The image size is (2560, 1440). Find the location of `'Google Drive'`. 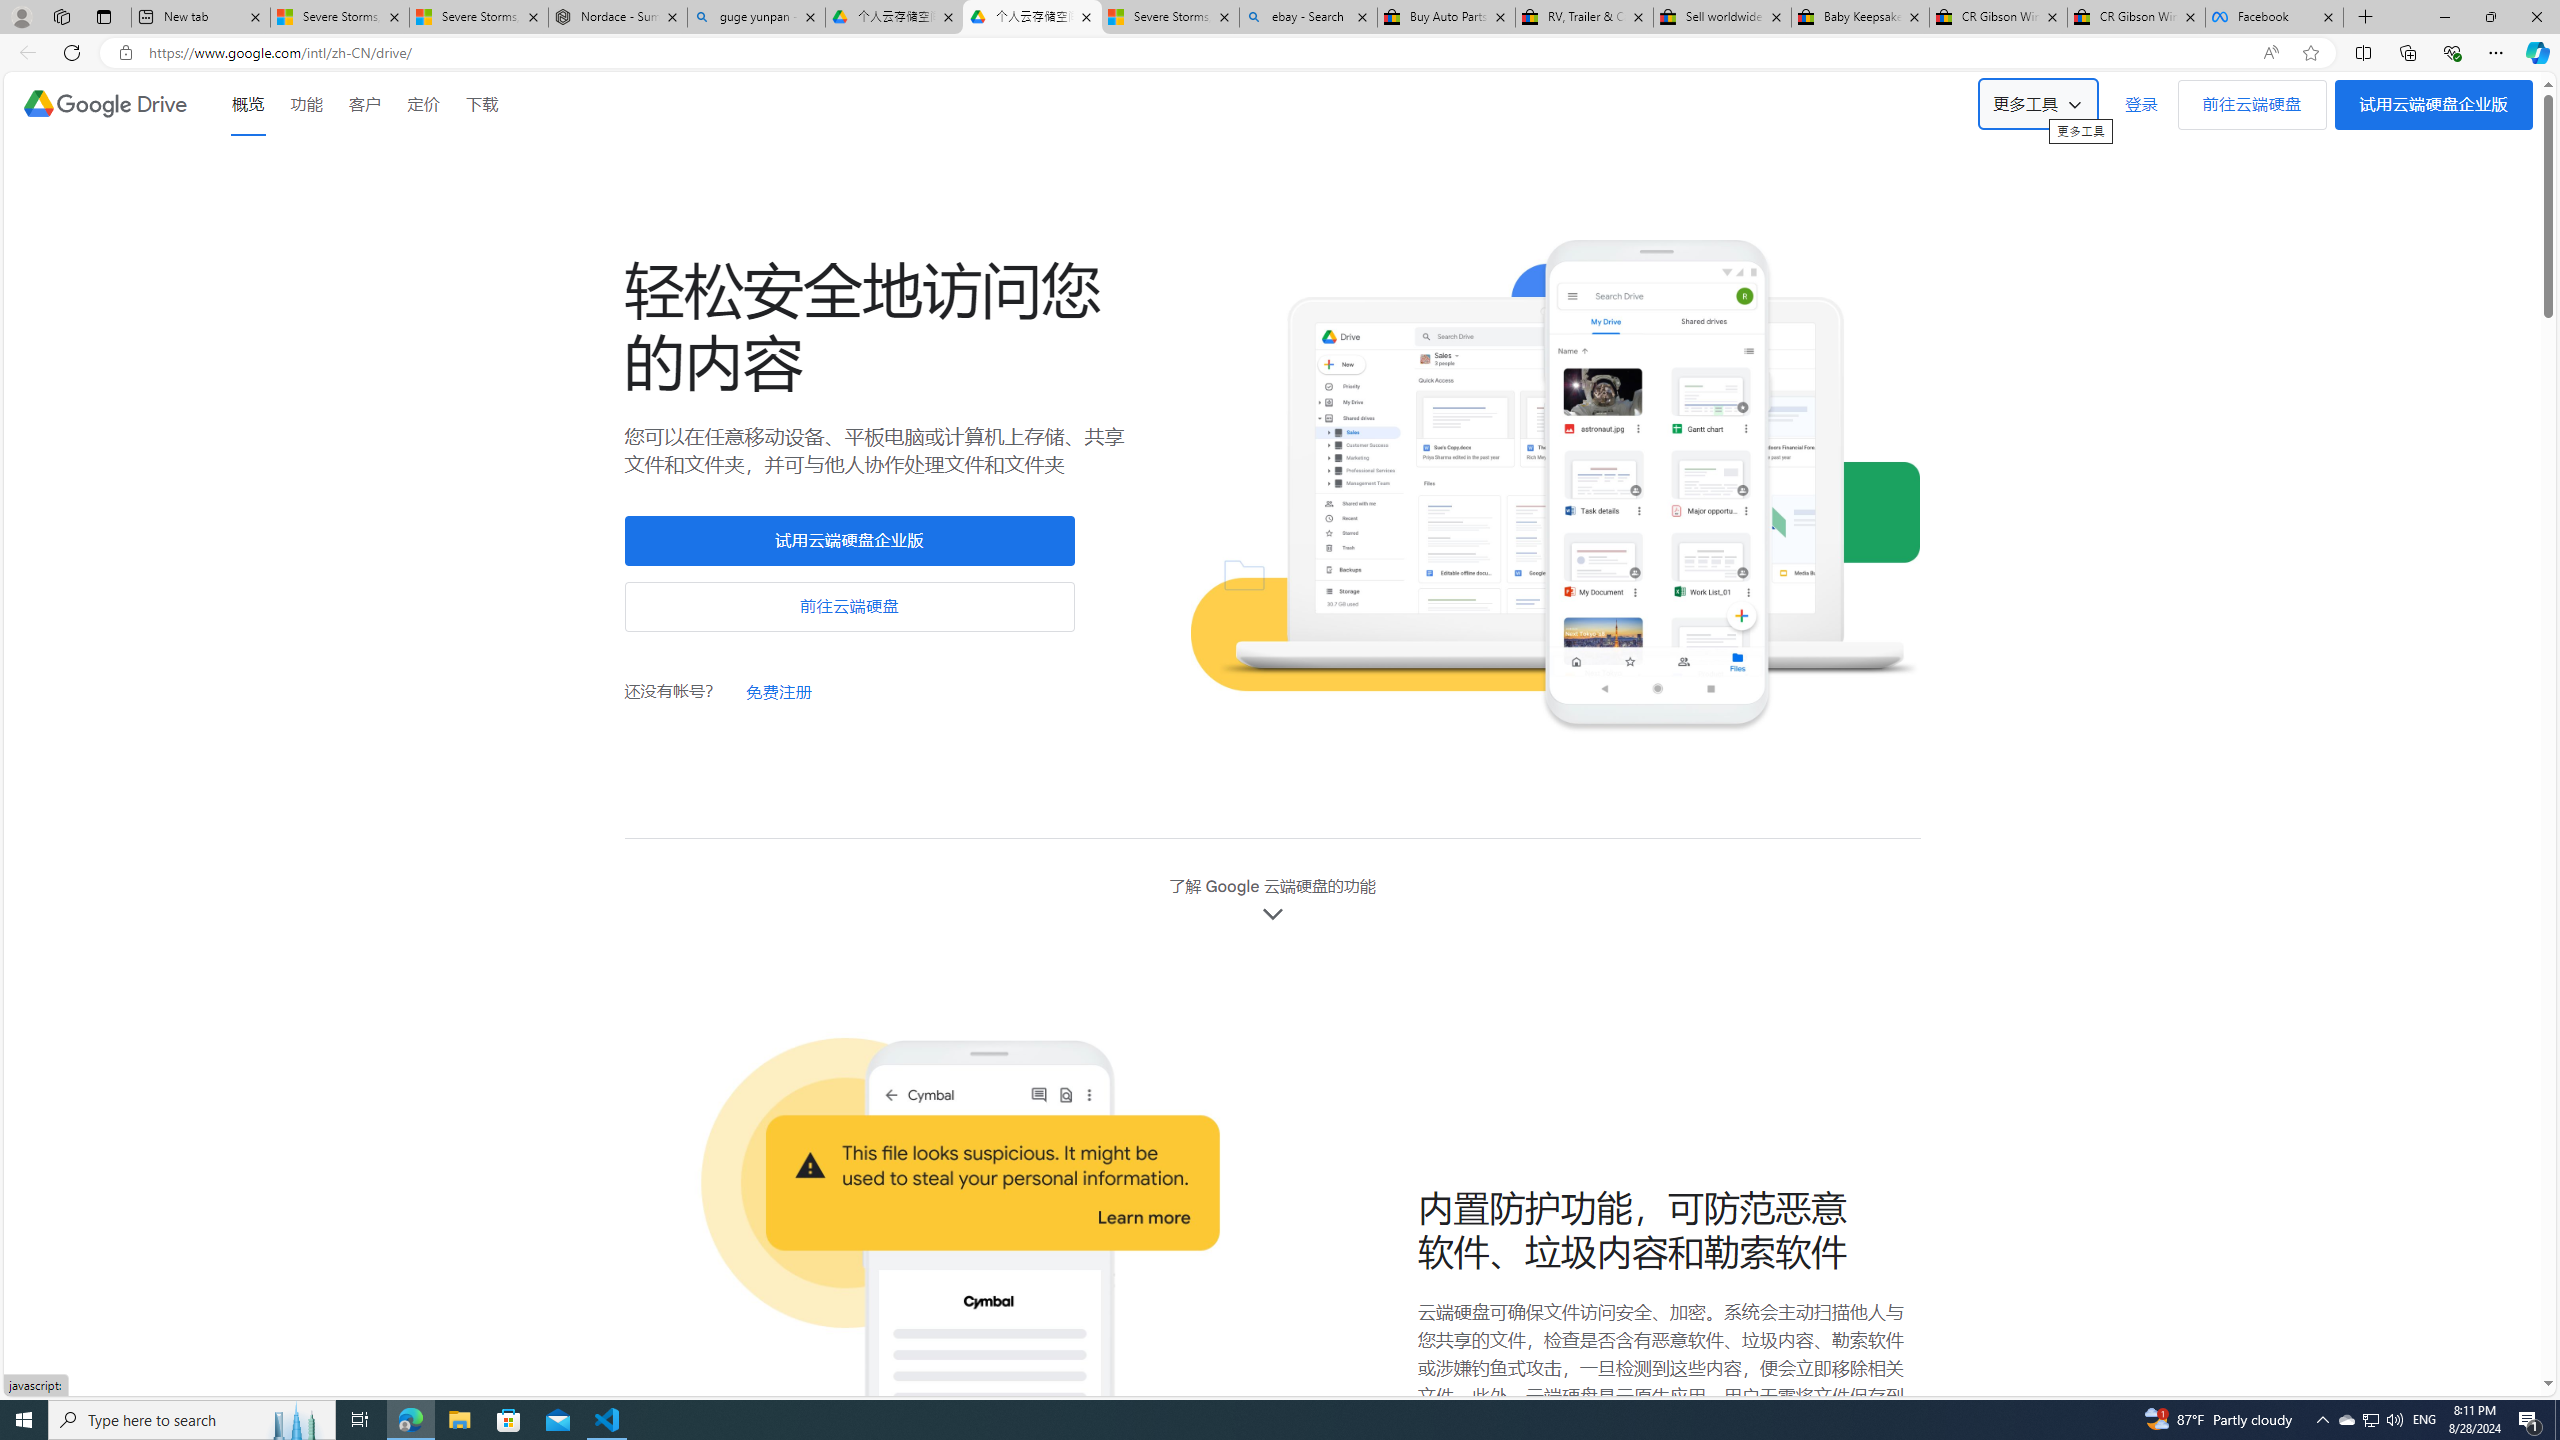

'Google Drive' is located at coordinates (103, 103).